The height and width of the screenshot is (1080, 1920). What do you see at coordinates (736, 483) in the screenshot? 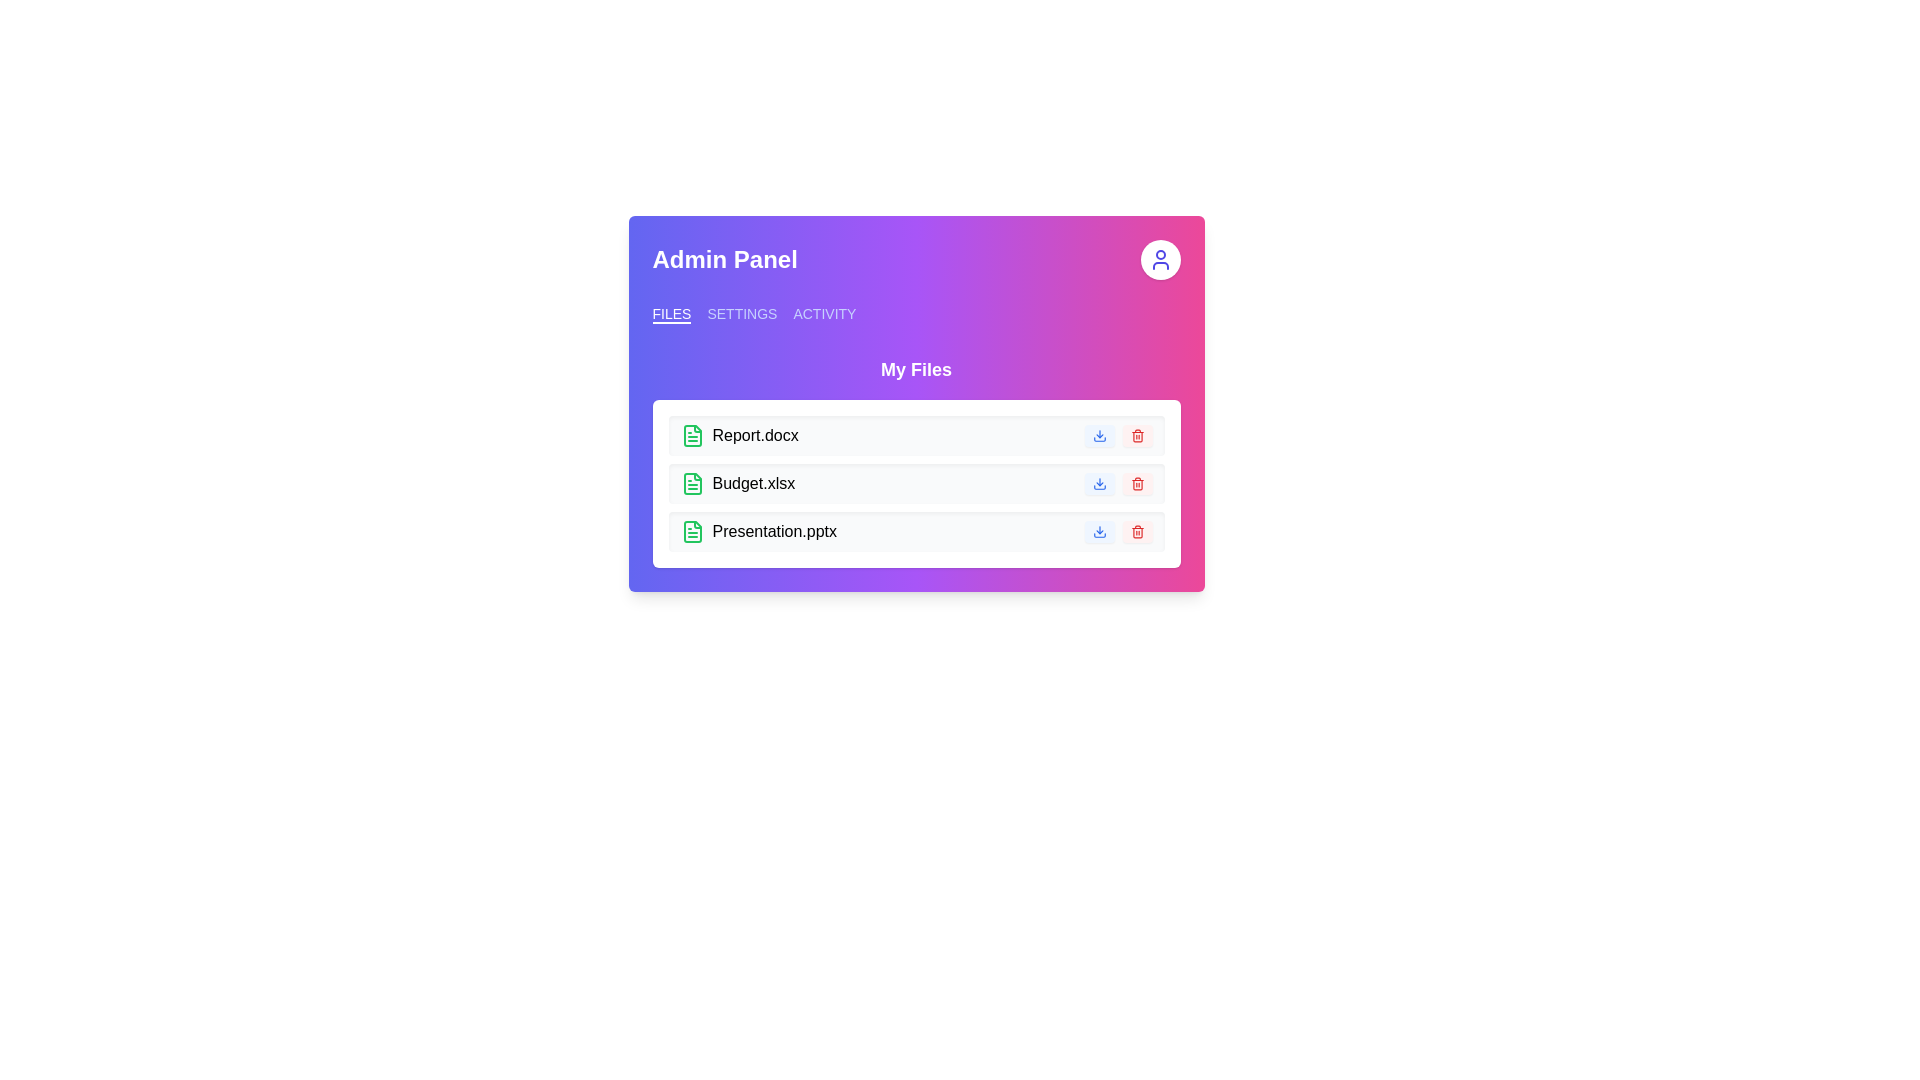
I see `on the 'Budget.xlsx' file item, which consists of a green outlined document icon followed by the text in a simple sans-serif font` at bounding box center [736, 483].